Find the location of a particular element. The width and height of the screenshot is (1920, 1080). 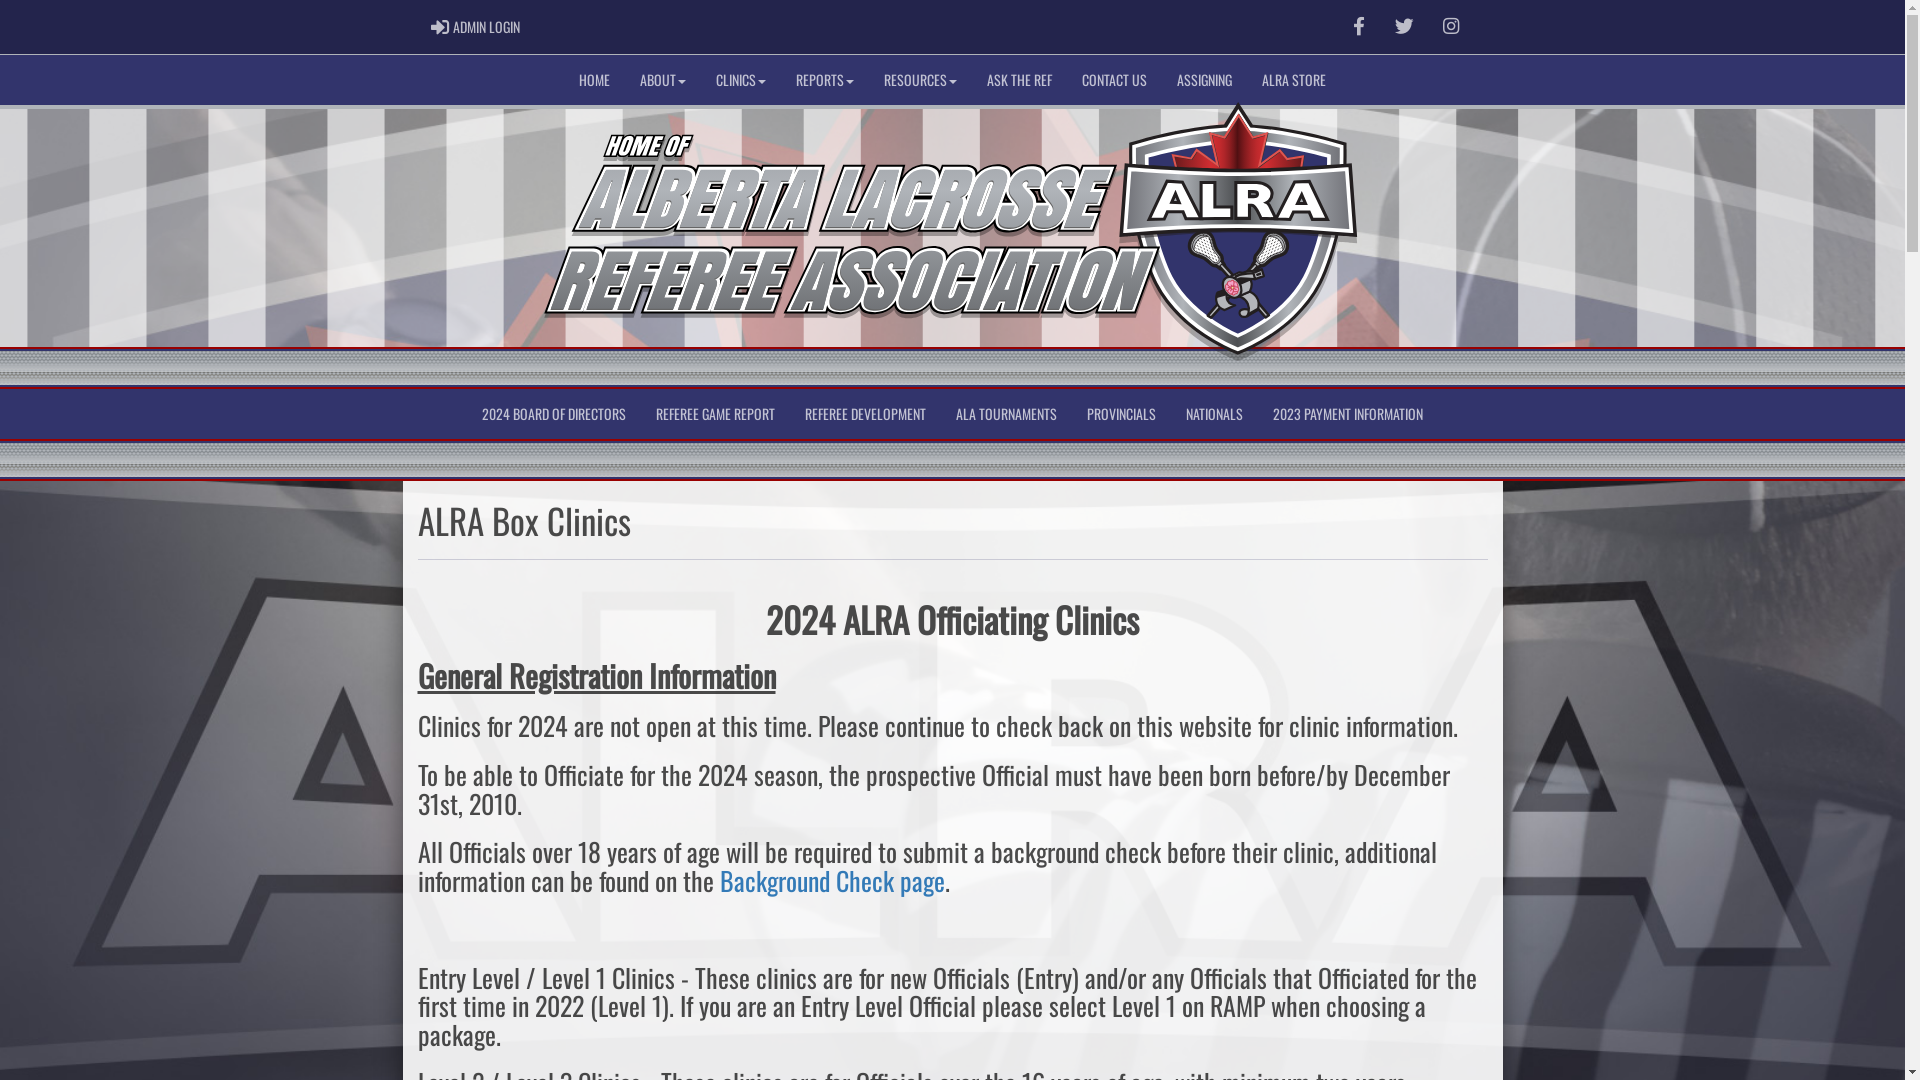

'instagram' is located at coordinates (1443, 26).